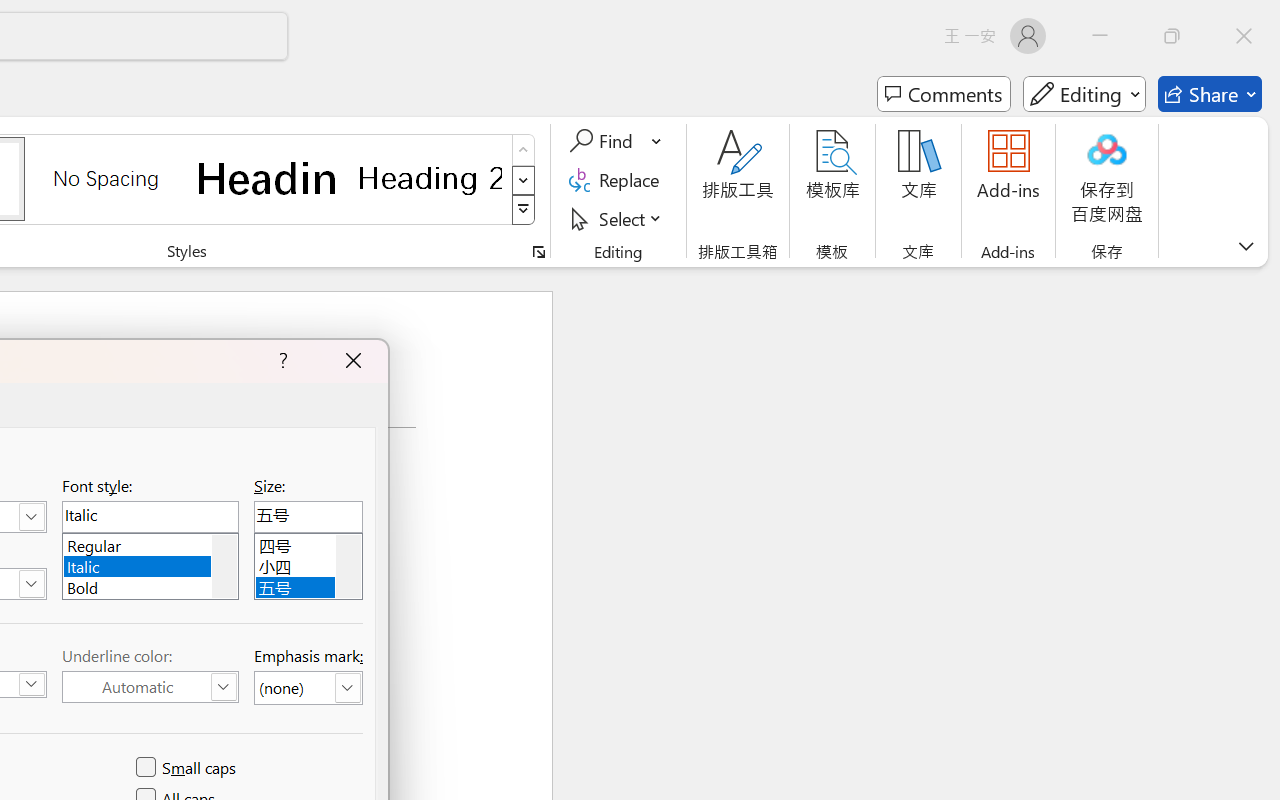  Describe the element at coordinates (307, 515) in the screenshot. I see `'RichEdit Control'` at that location.